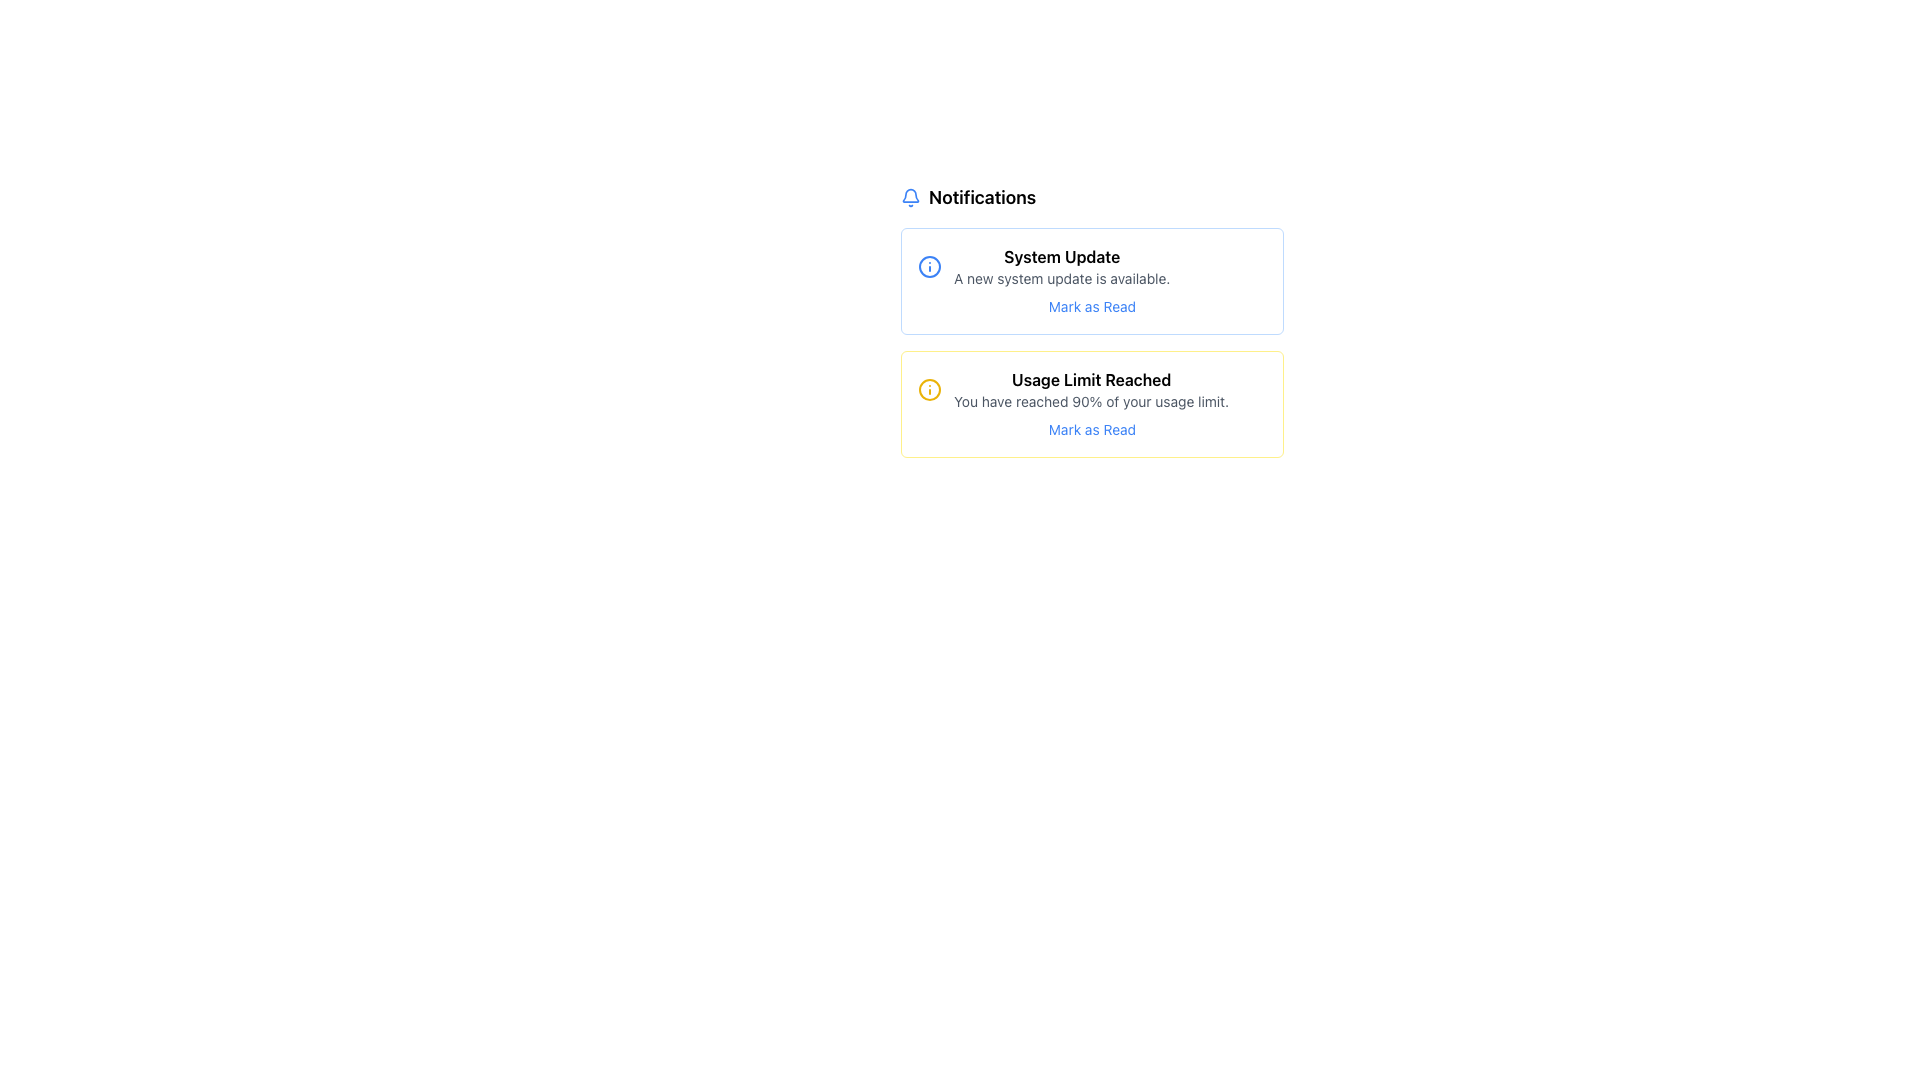 The height and width of the screenshot is (1080, 1920). What do you see at coordinates (1090, 389) in the screenshot?
I see `information displayed in the text notification about reaching 90% of the usage limit located in the second notification box beneath 'System Update'` at bounding box center [1090, 389].